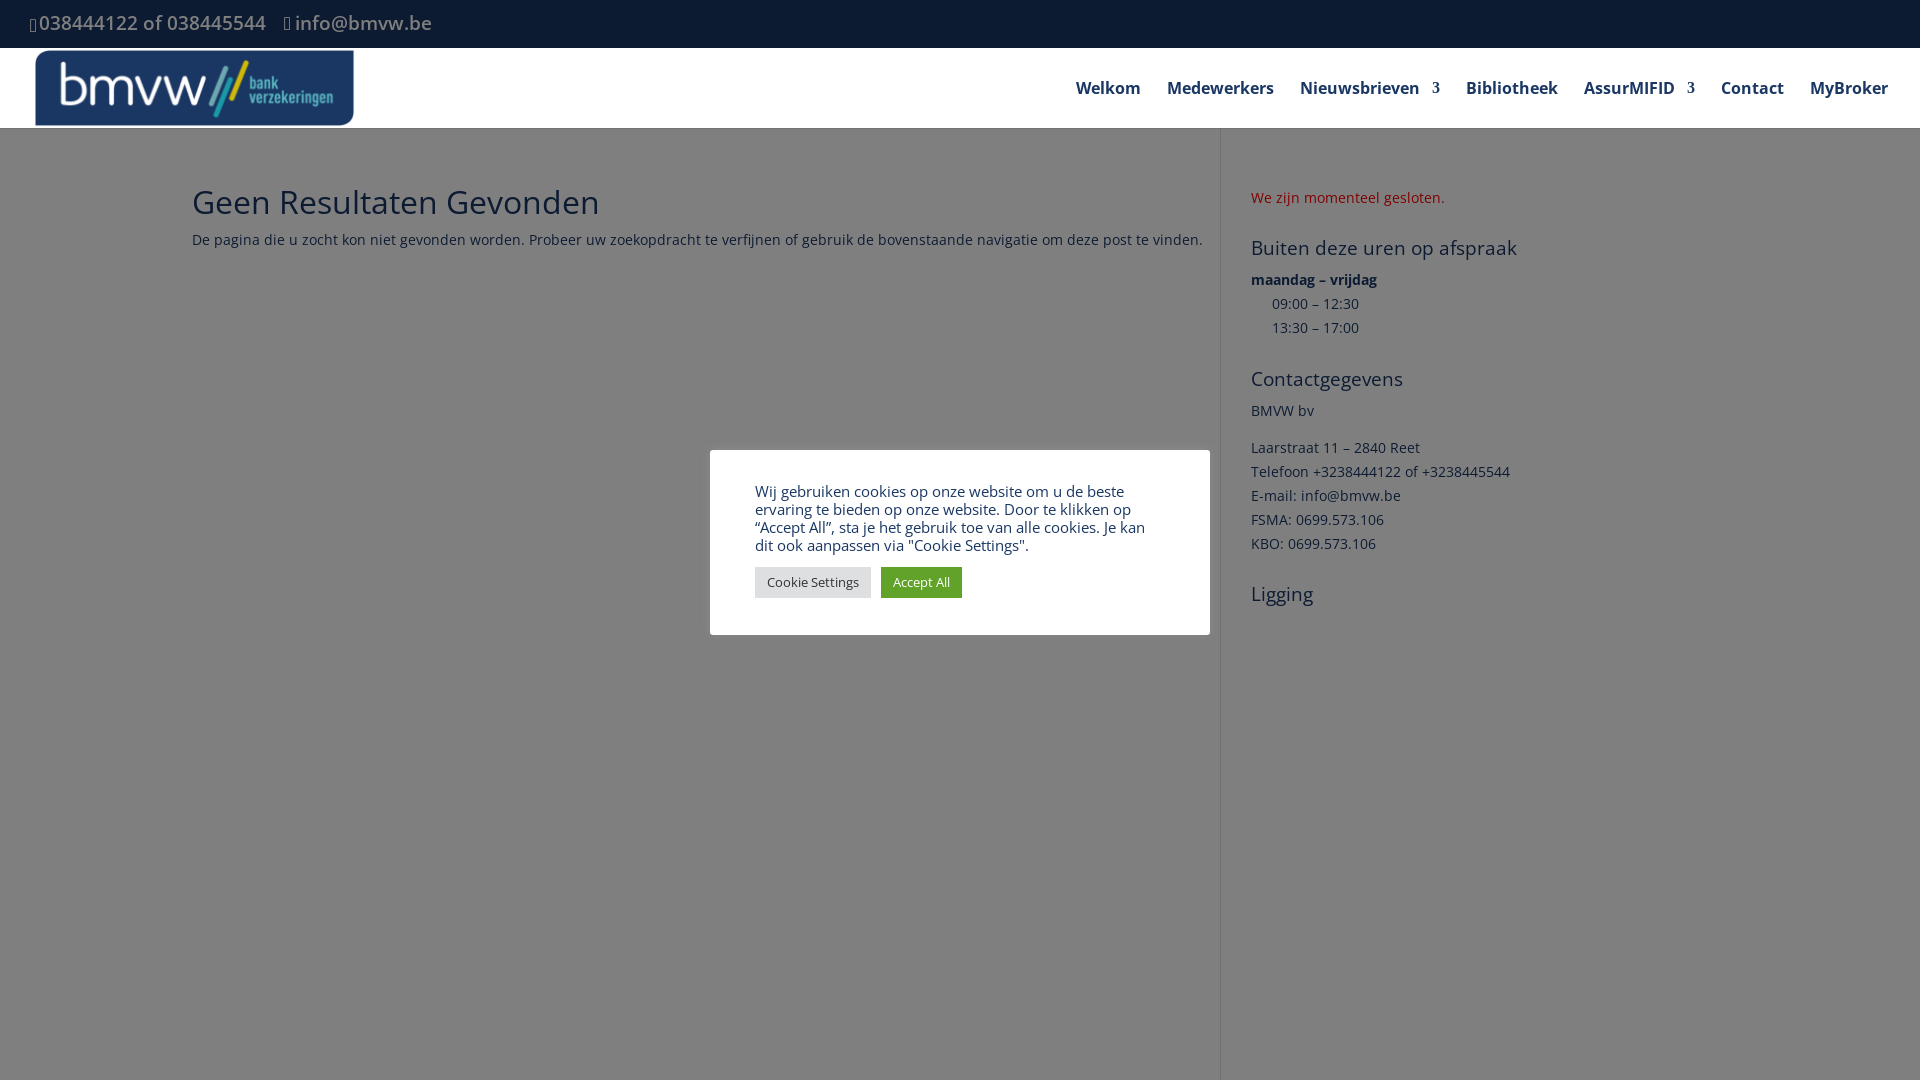  What do you see at coordinates (1751, 103) in the screenshot?
I see `'Contact'` at bounding box center [1751, 103].